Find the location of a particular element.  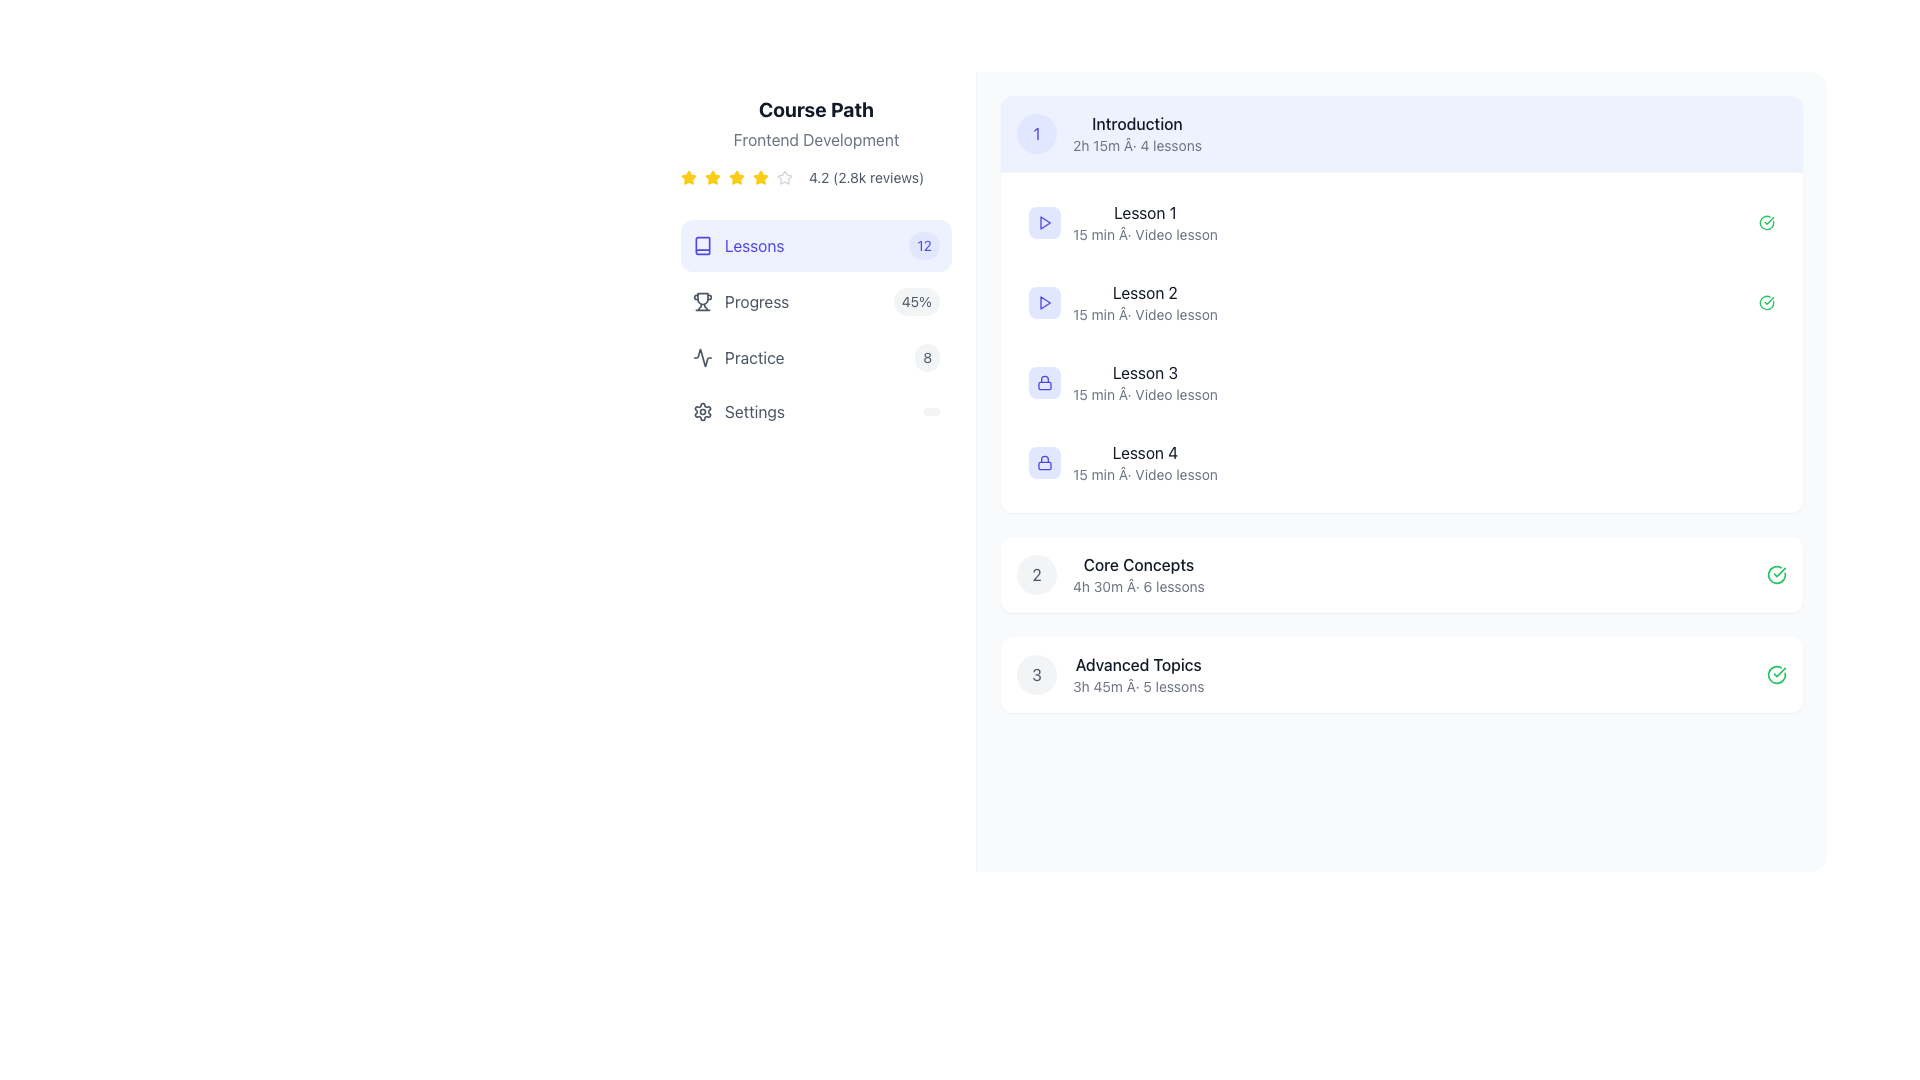

the static label providing details about 'Lesson 4', which includes its duration and type is located at coordinates (1145, 474).